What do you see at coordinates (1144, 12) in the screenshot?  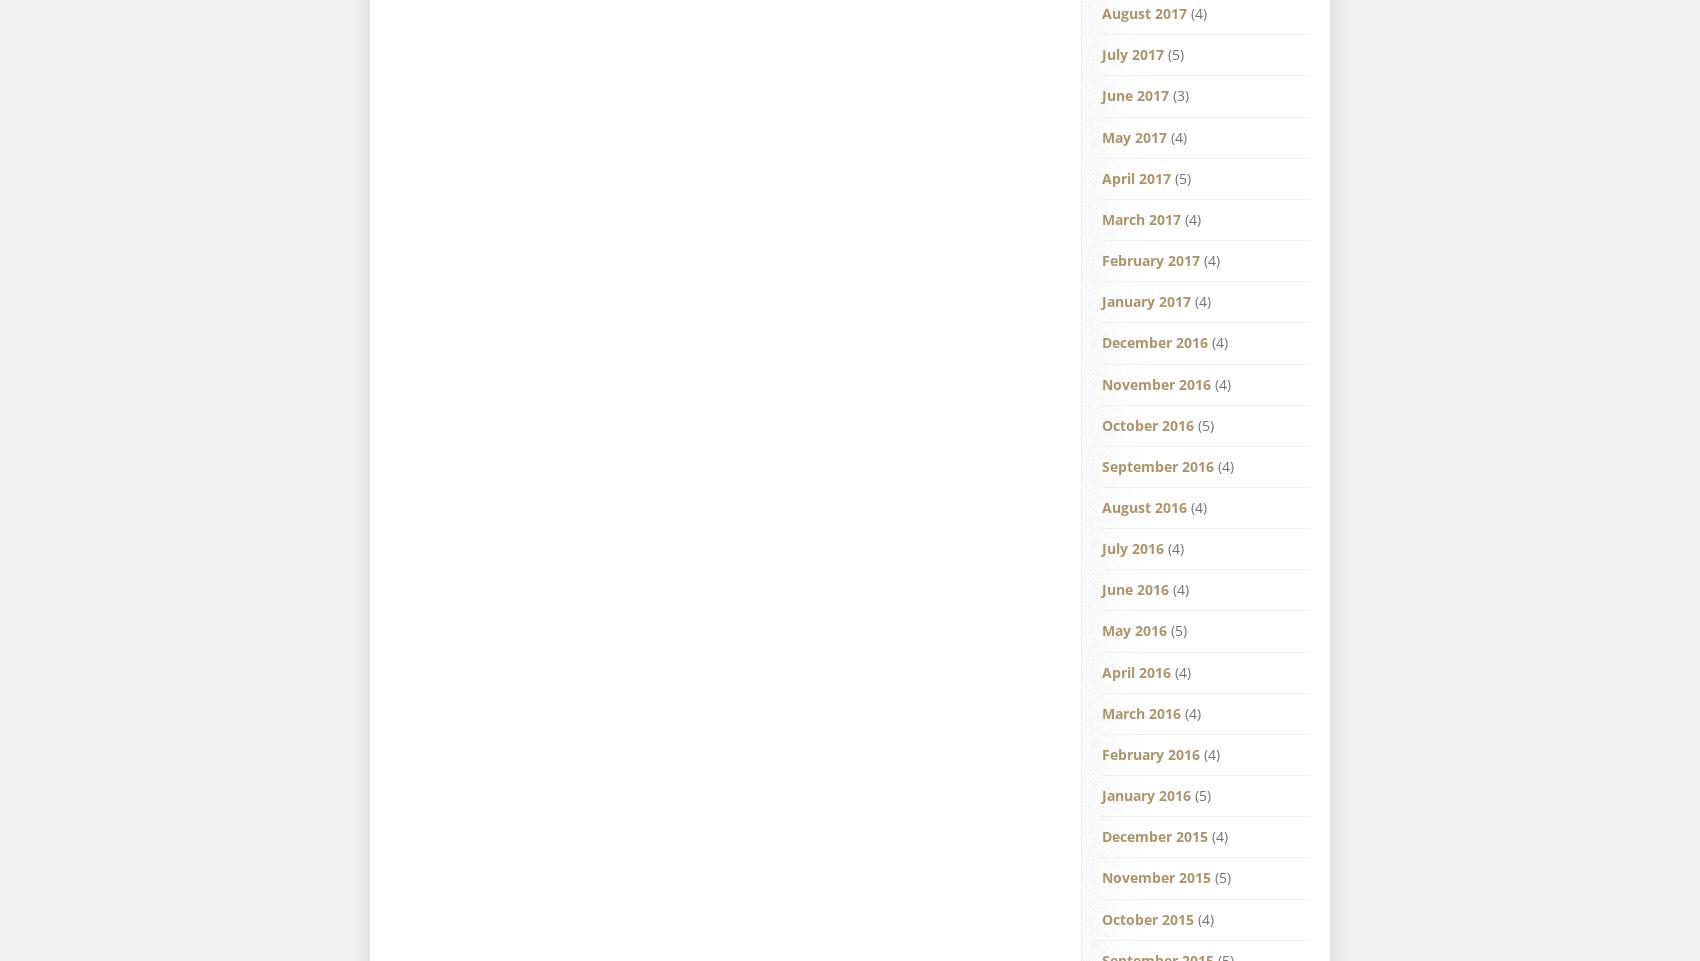 I see `'August 2017'` at bounding box center [1144, 12].